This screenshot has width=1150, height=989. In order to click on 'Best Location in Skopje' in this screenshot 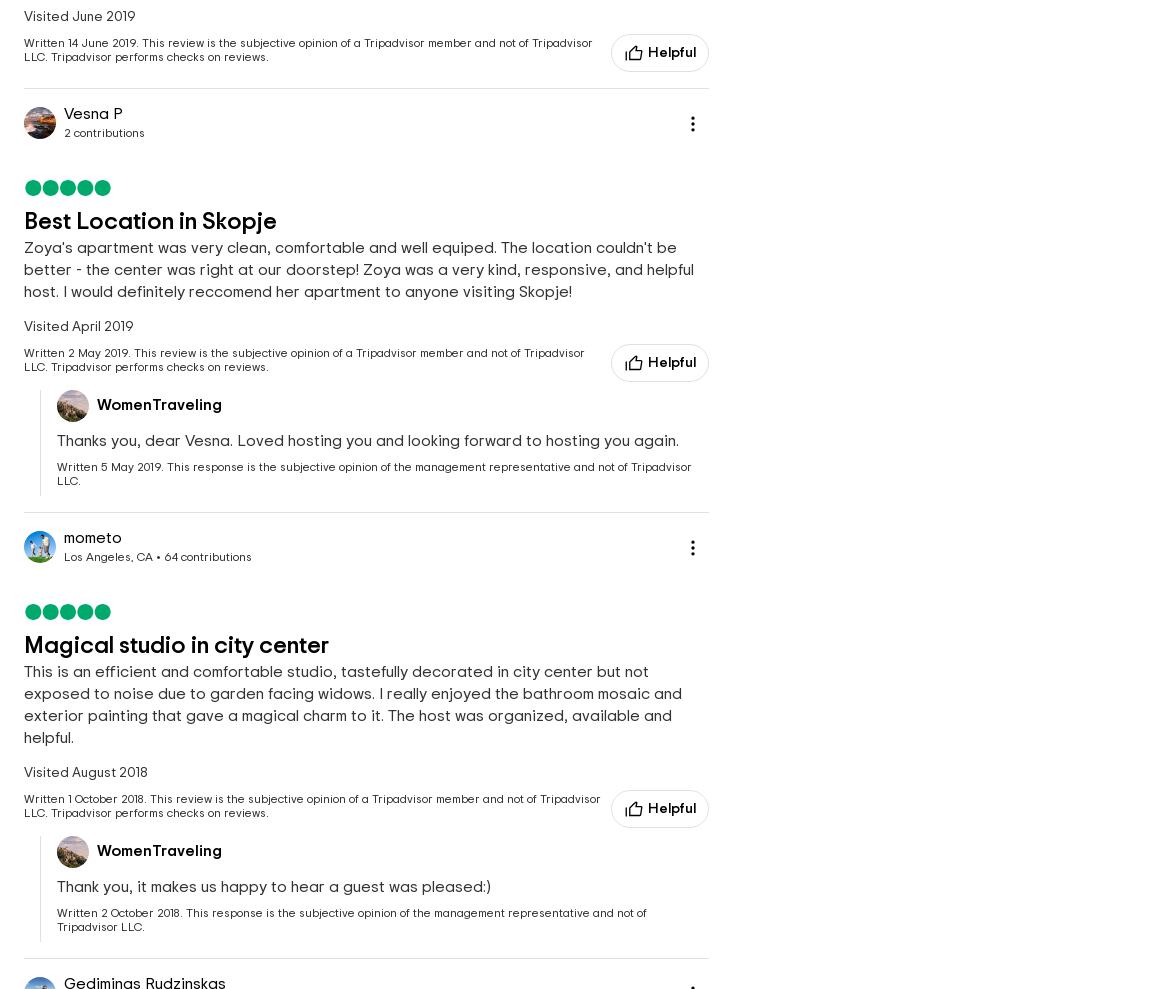, I will do `click(149, 221)`.